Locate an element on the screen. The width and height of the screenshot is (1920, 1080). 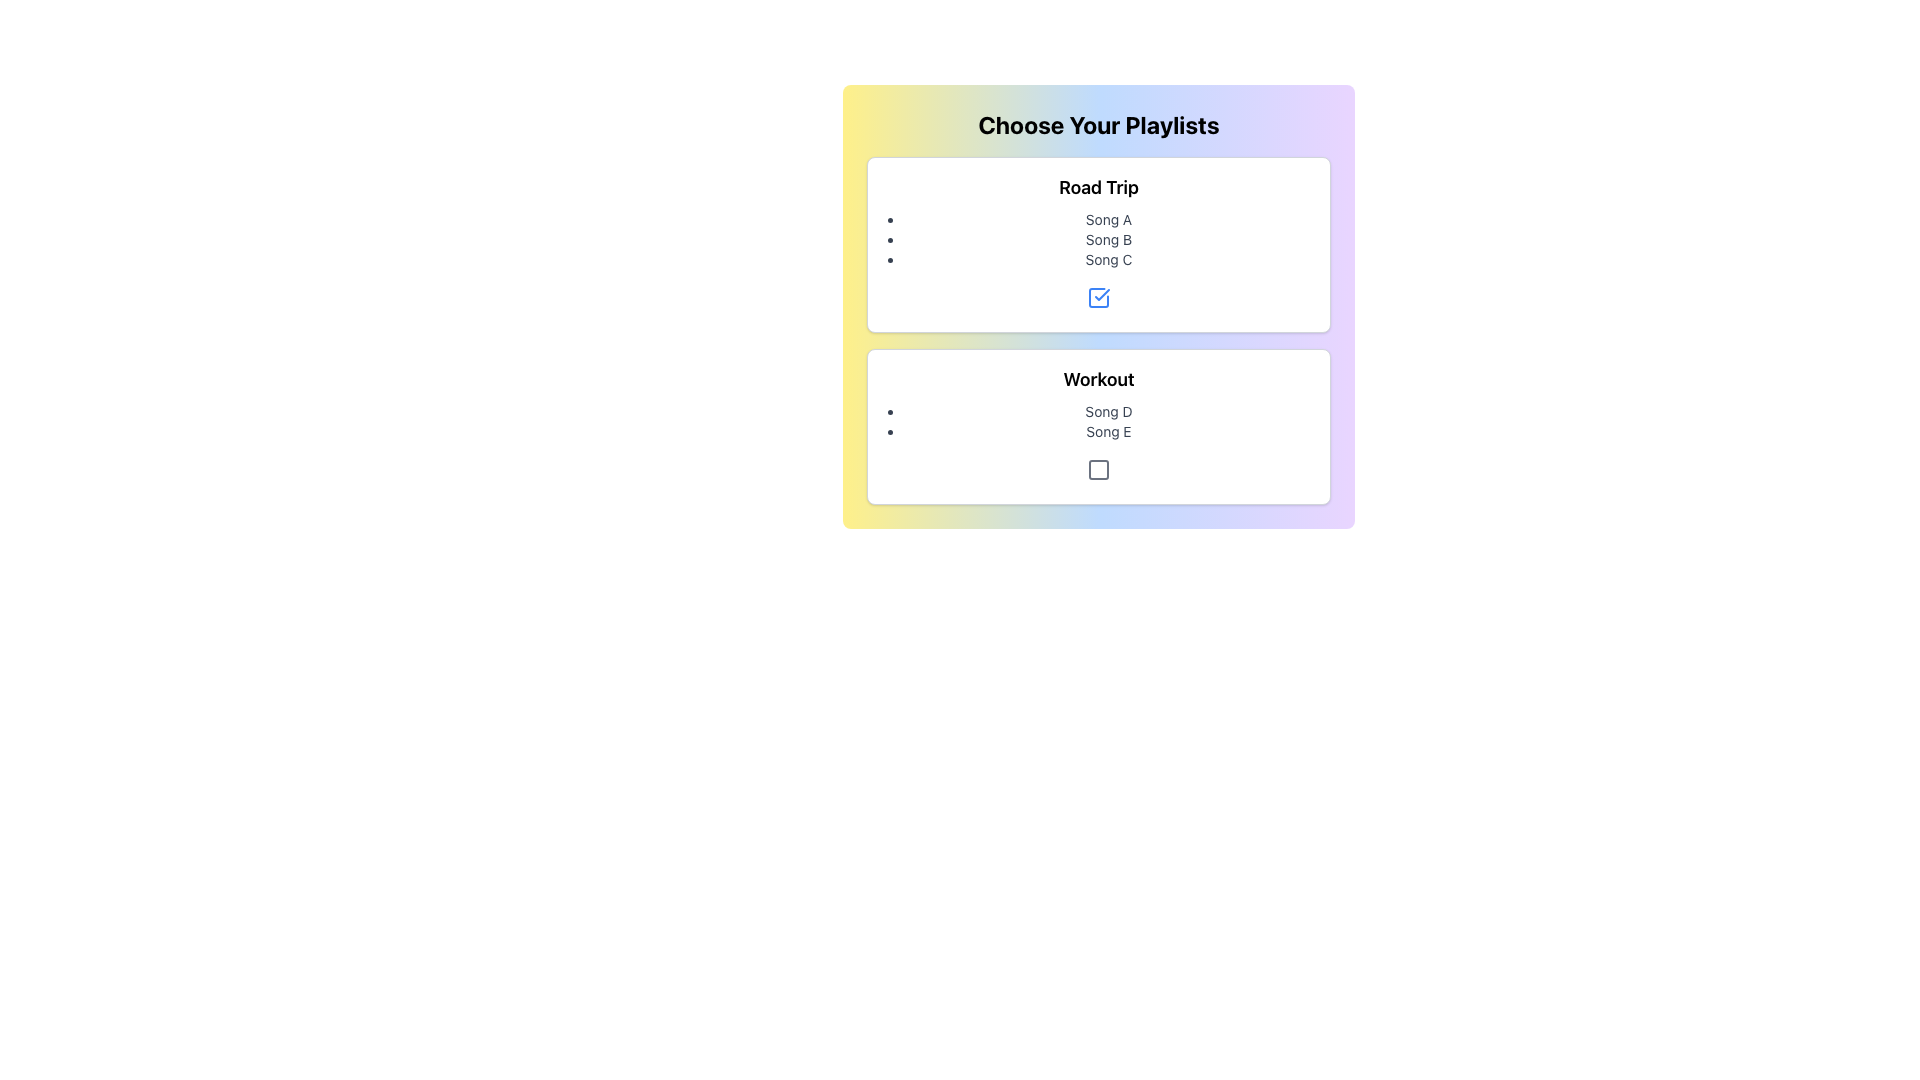
the label/text displaying 'Song E', which is the second item in the list under the 'Workout' section is located at coordinates (1107, 431).